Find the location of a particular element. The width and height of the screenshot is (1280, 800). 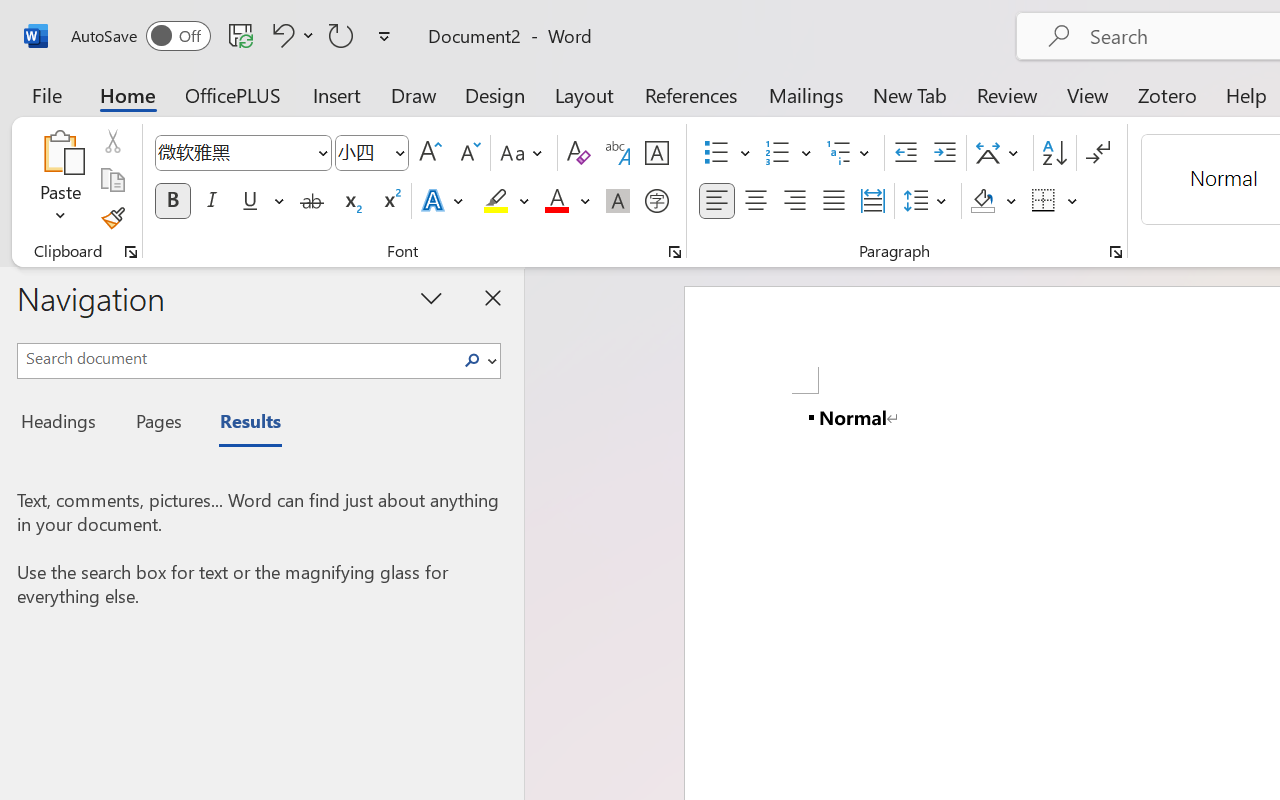

'References' is located at coordinates (691, 94).